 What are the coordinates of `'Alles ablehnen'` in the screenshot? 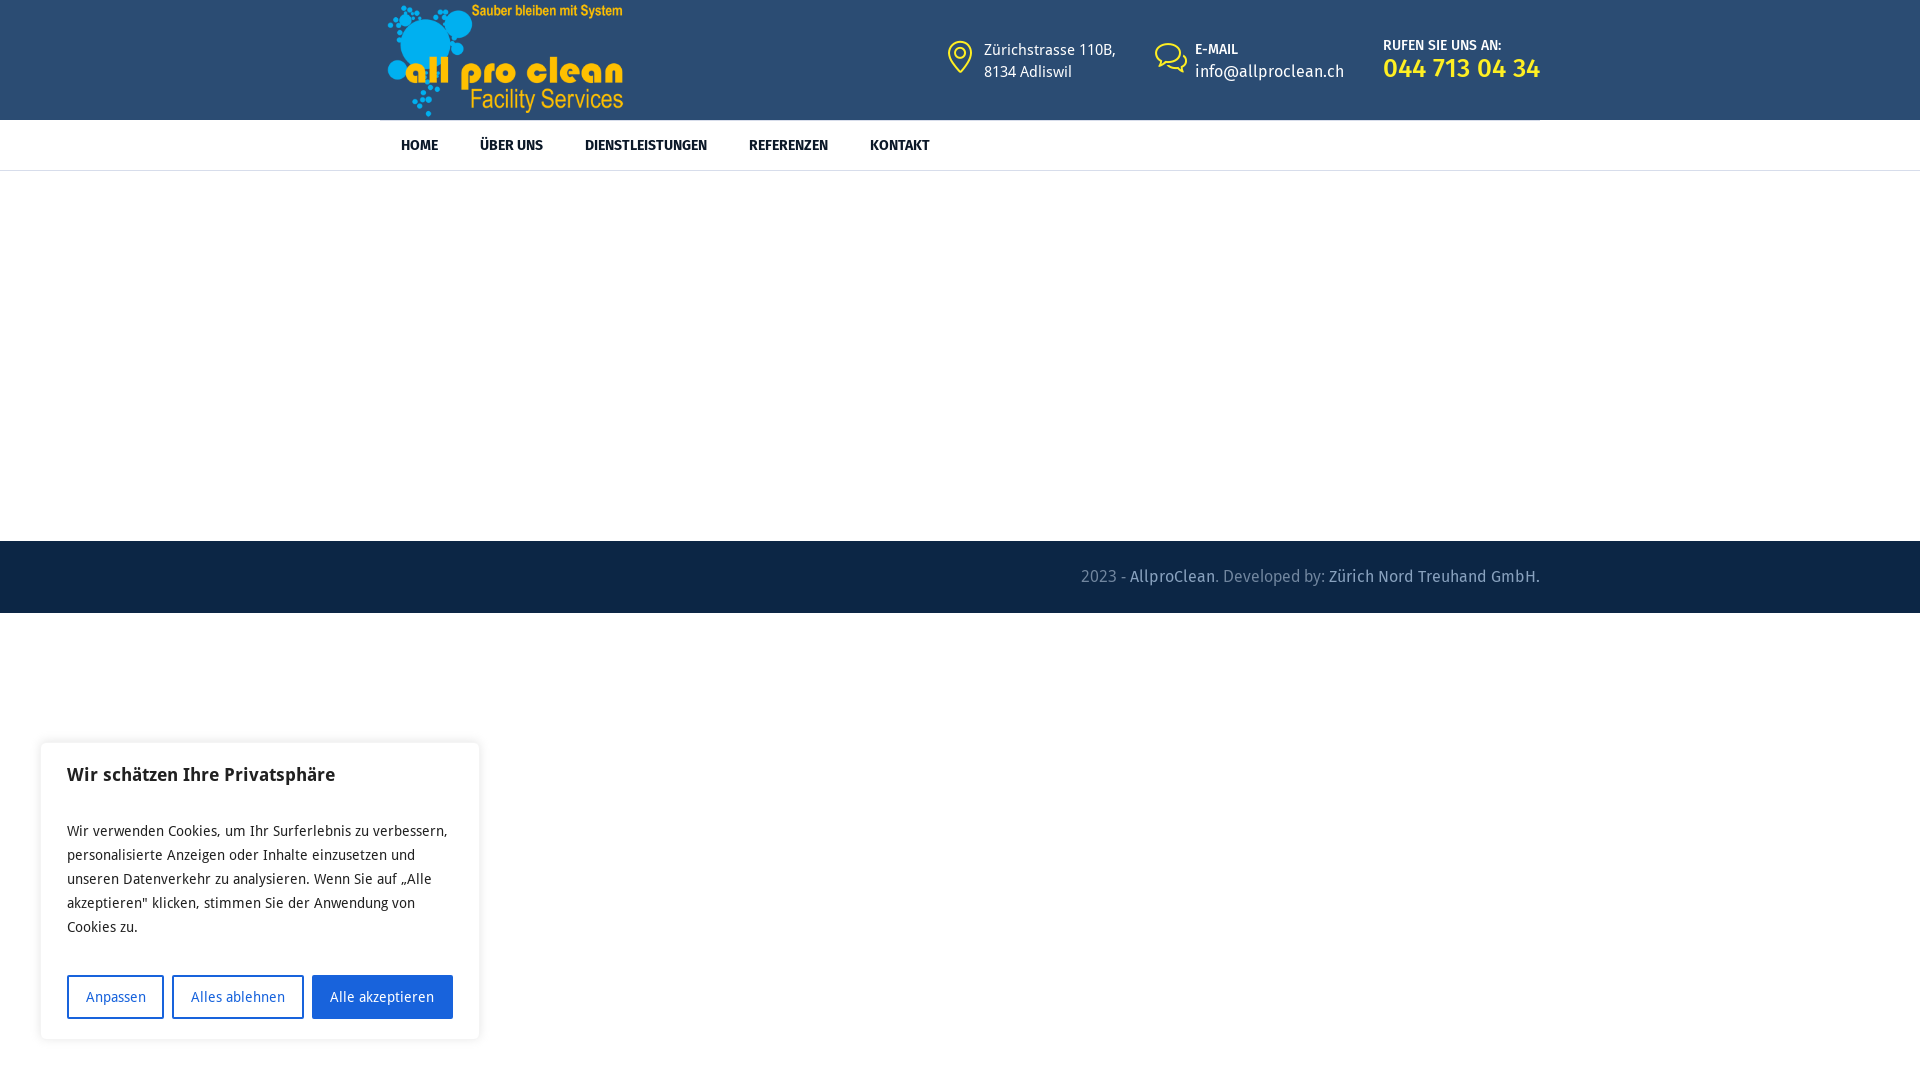 It's located at (237, 996).